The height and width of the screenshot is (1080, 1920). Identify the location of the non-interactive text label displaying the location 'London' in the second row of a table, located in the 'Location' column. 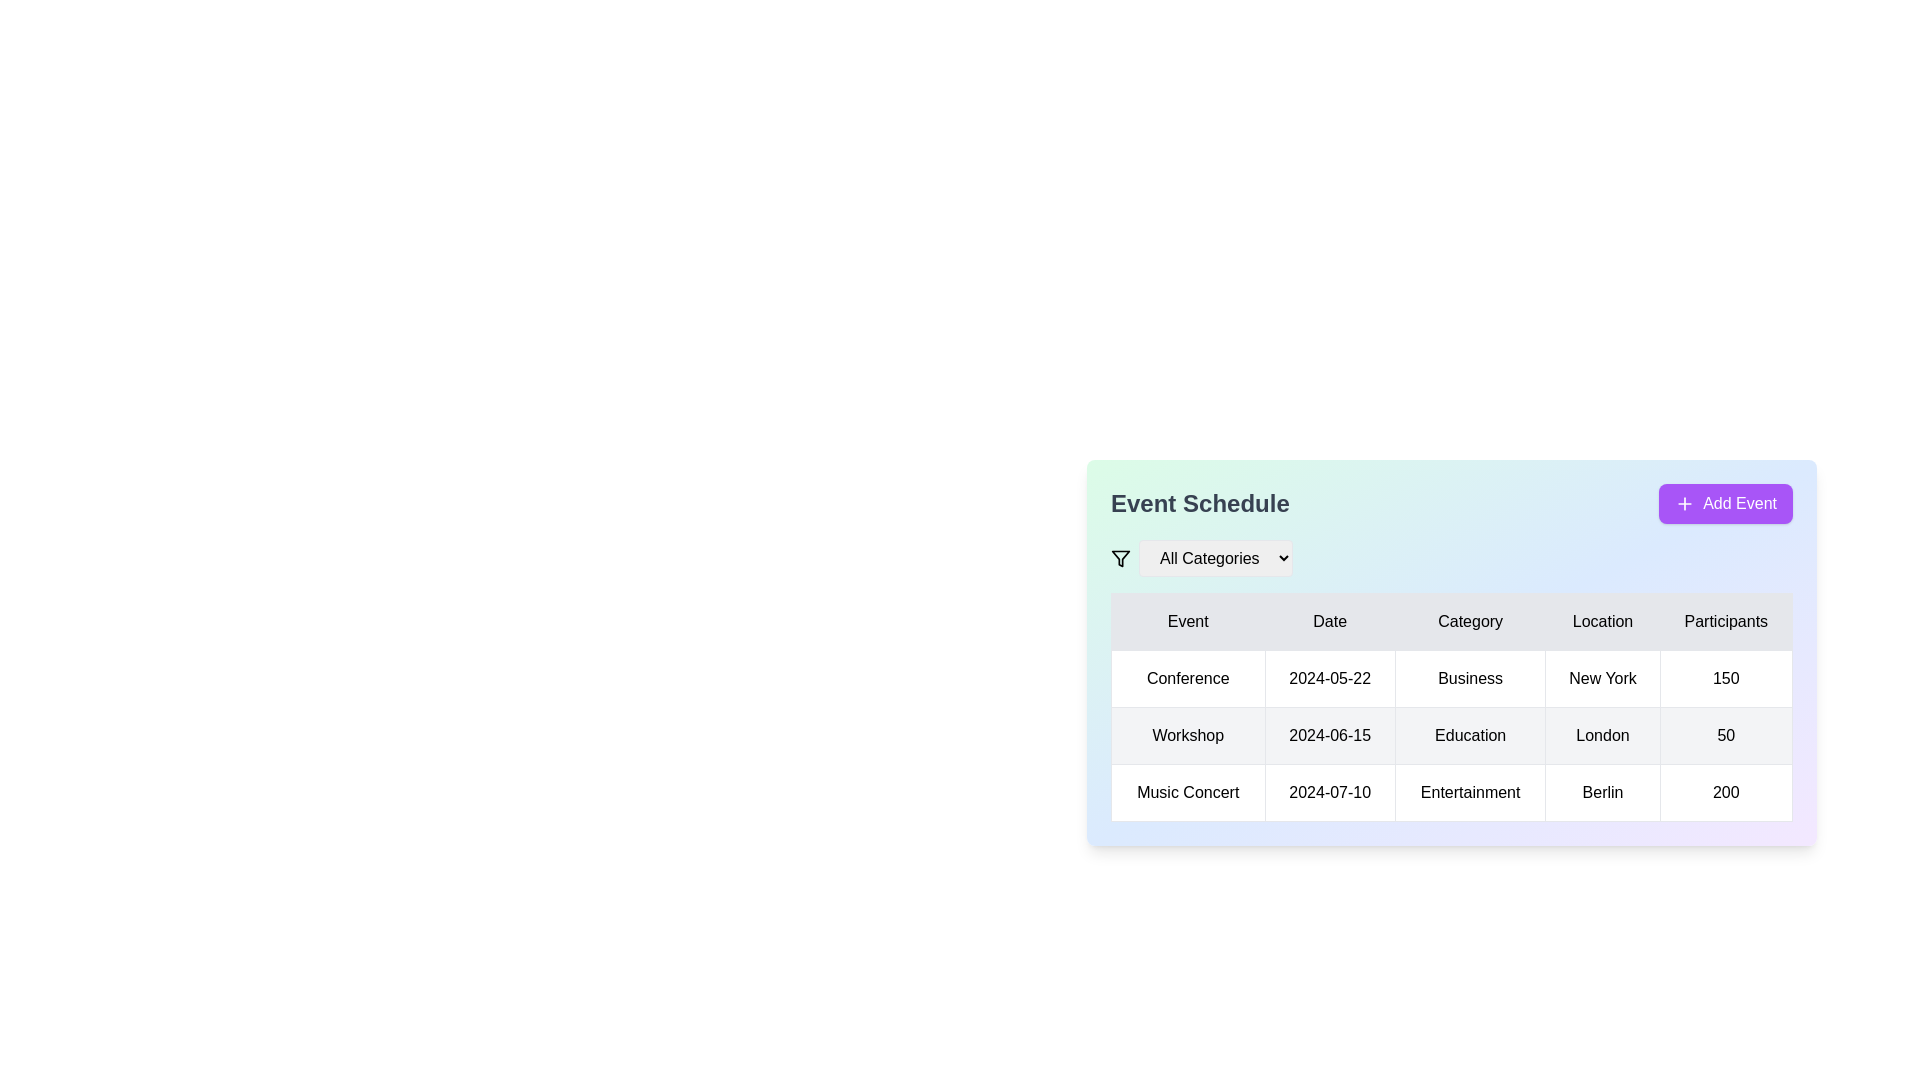
(1603, 736).